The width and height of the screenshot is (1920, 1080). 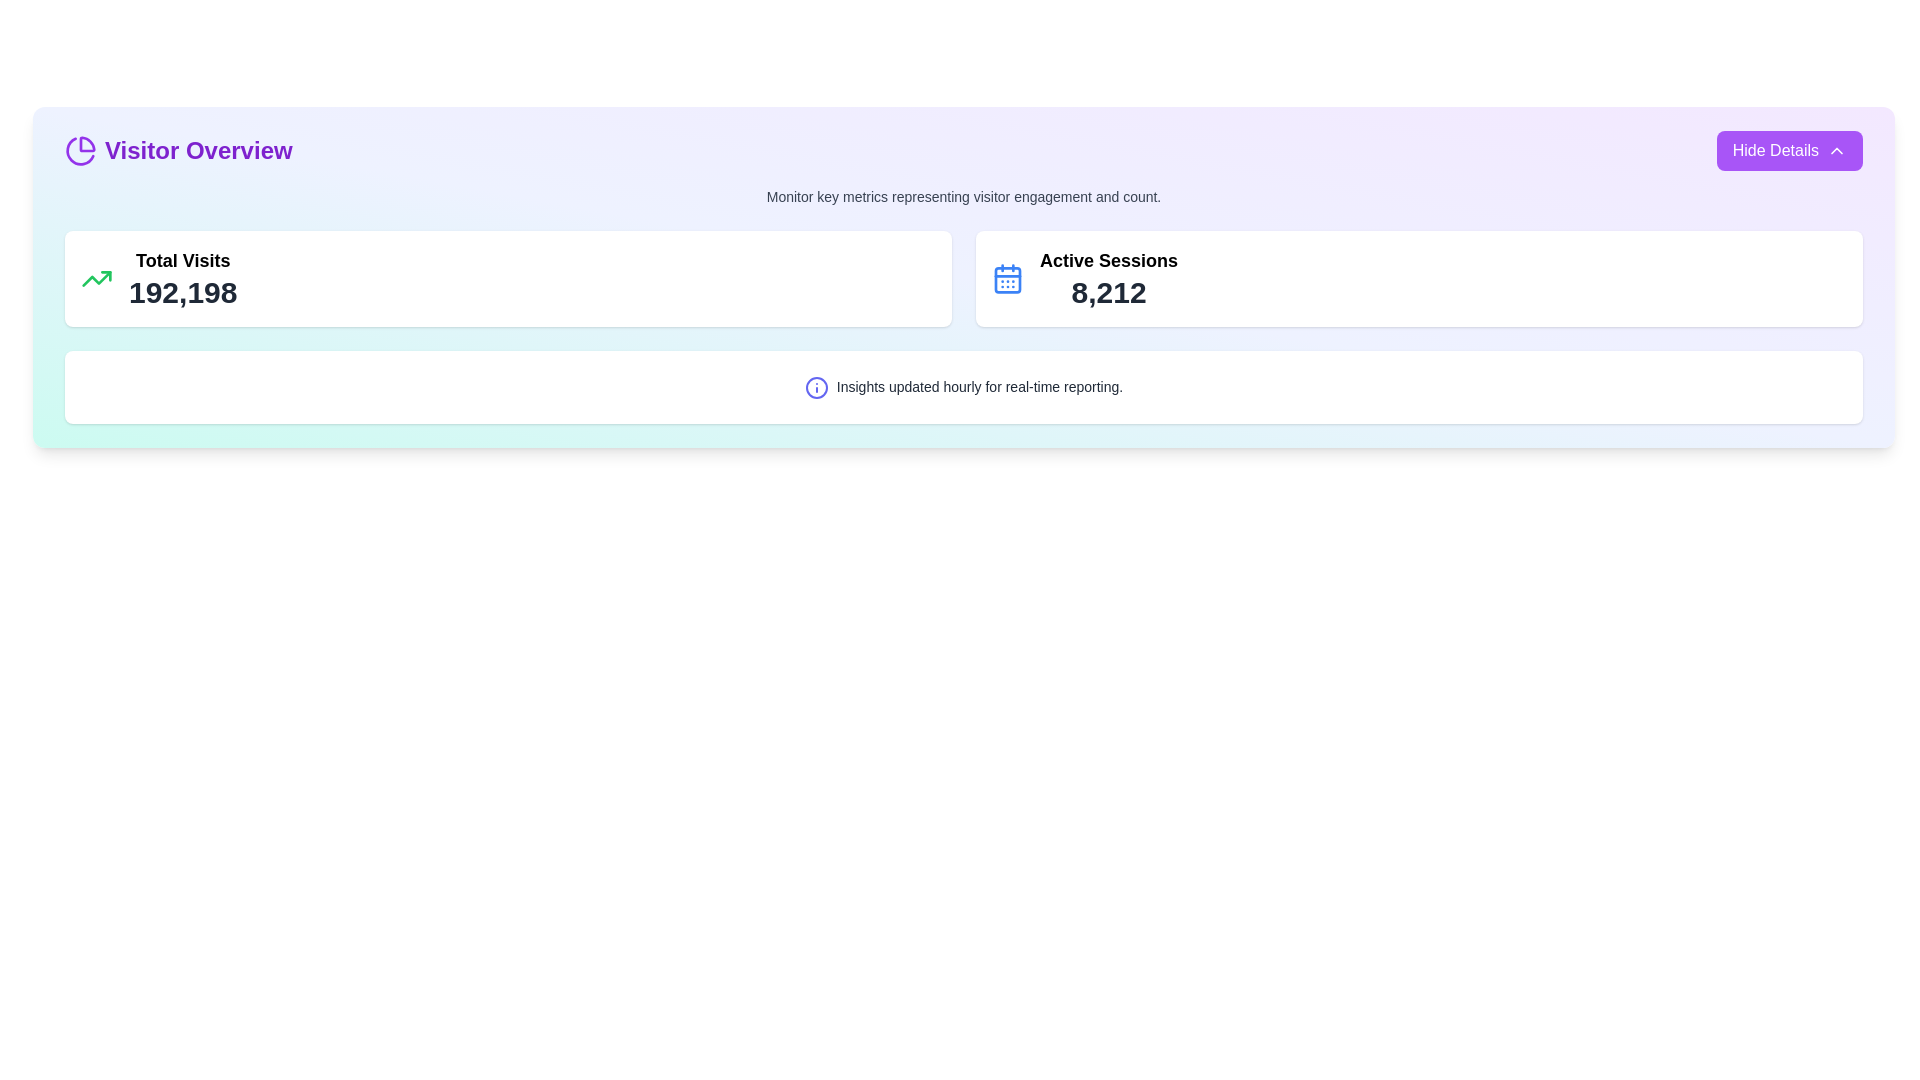 I want to click on the Chevron-up icon located in the top-right corner of the interface within the 'Hide Details' button, so click(x=1837, y=149).